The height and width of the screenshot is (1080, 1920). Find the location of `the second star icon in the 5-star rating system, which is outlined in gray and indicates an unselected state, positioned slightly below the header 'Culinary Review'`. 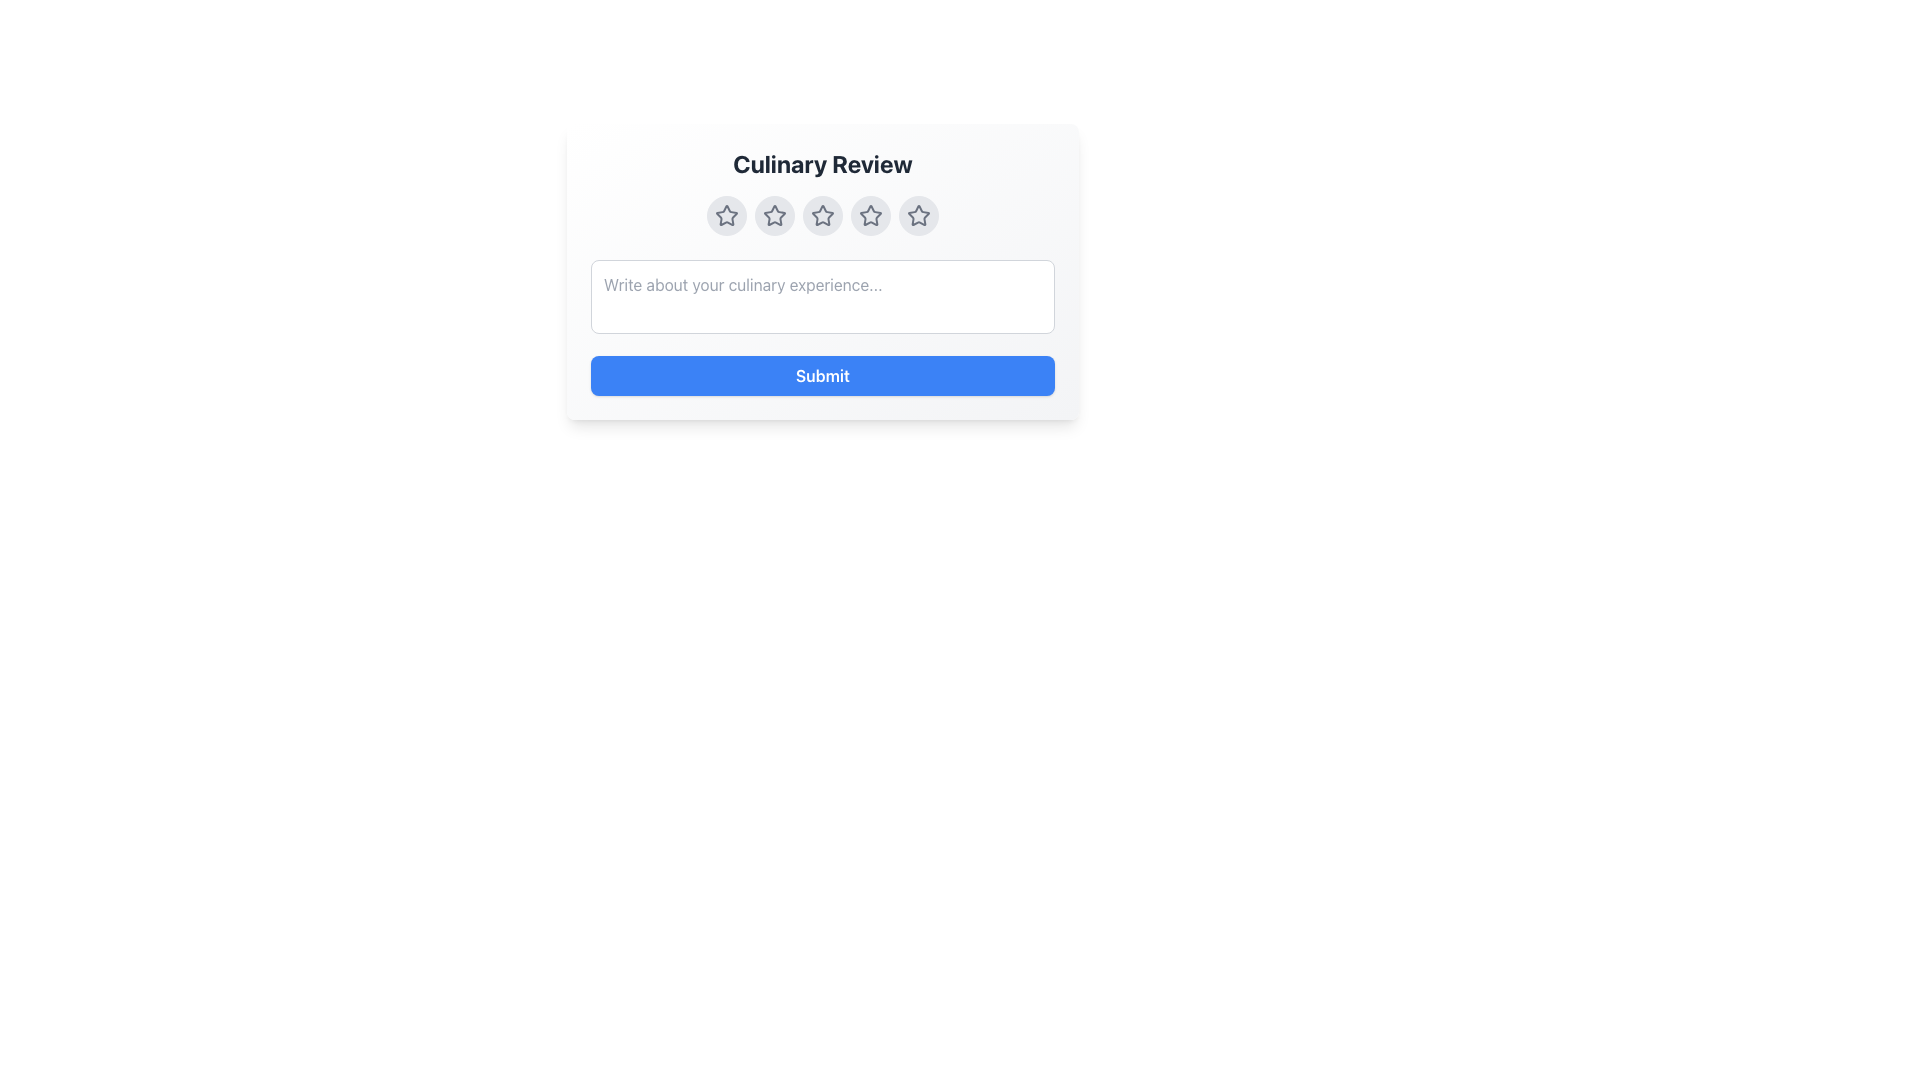

the second star icon in the 5-star rating system, which is outlined in gray and indicates an unselected state, positioned slightly below the header 'Culinary Review' is located at coordinates (773, 215).